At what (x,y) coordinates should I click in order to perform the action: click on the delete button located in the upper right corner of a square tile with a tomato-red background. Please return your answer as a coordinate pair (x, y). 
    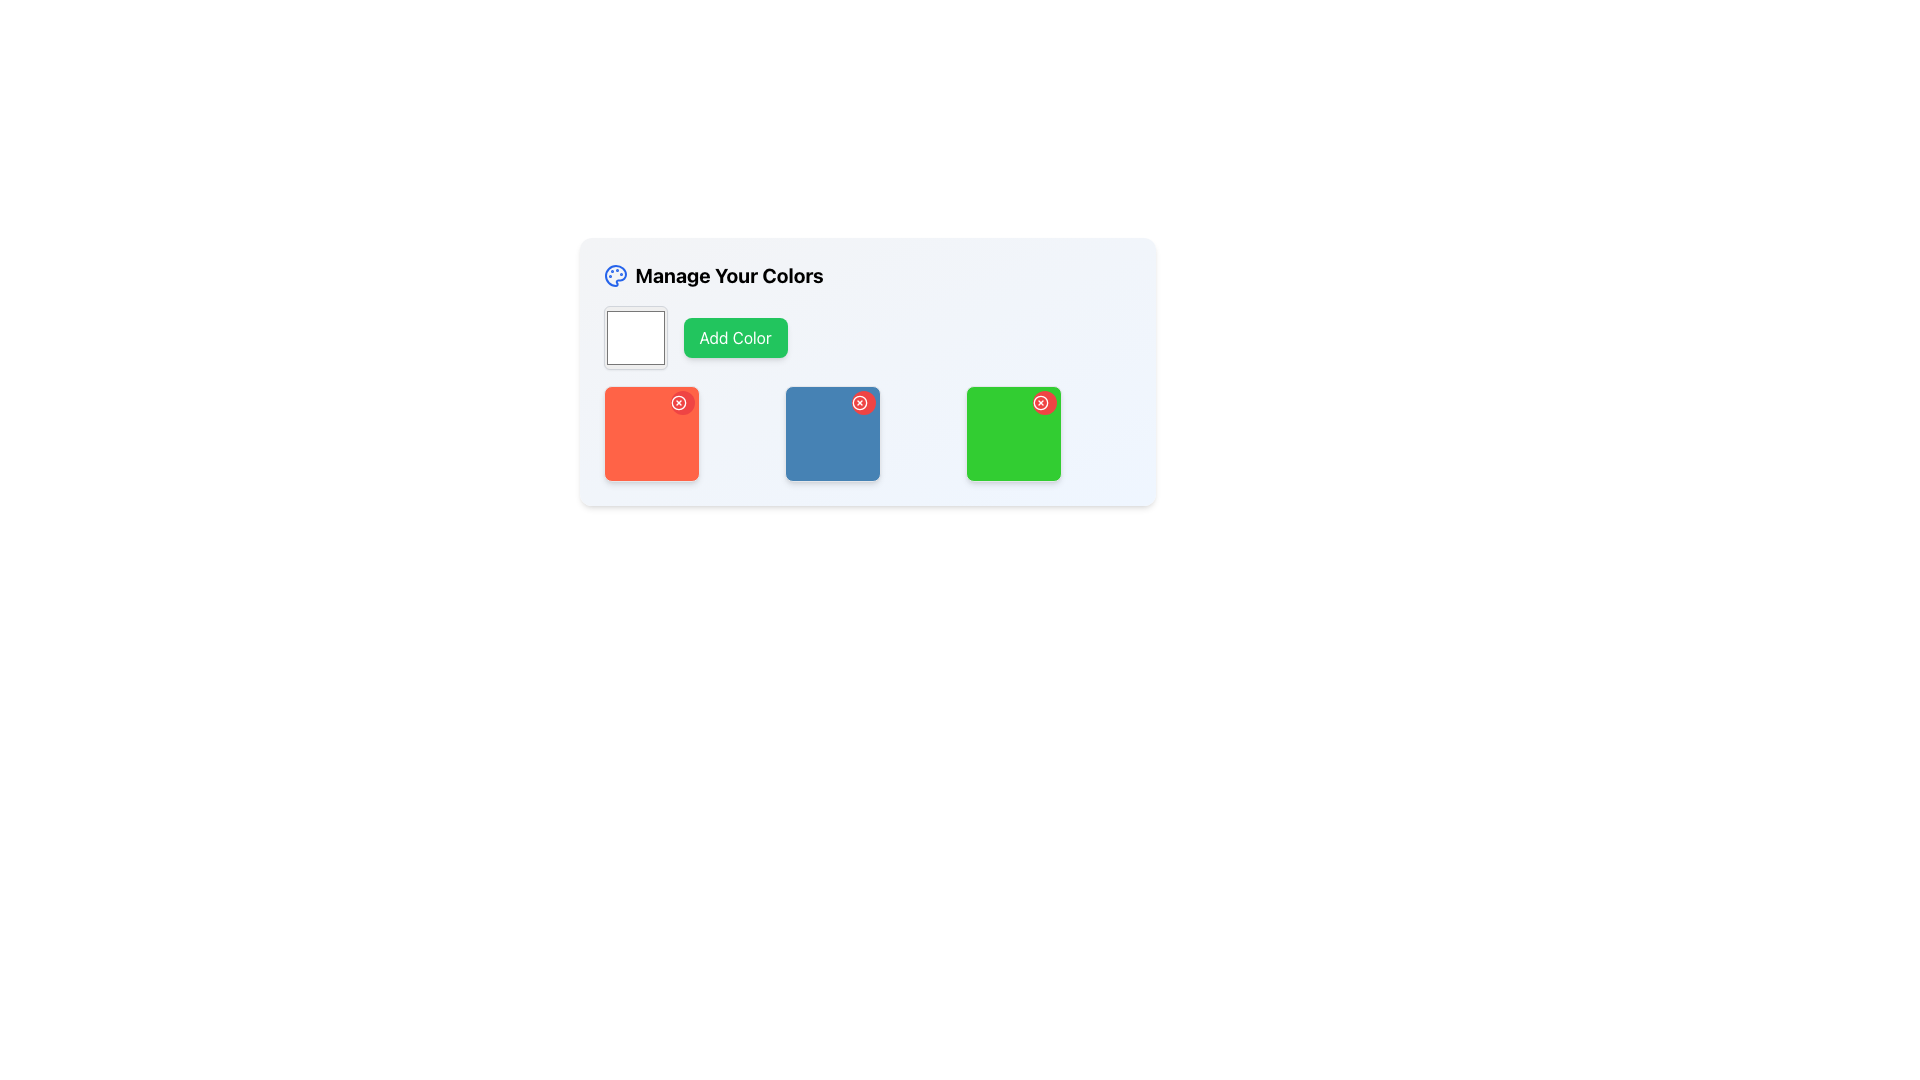
    Looking at the image, I should click on (682, 402).